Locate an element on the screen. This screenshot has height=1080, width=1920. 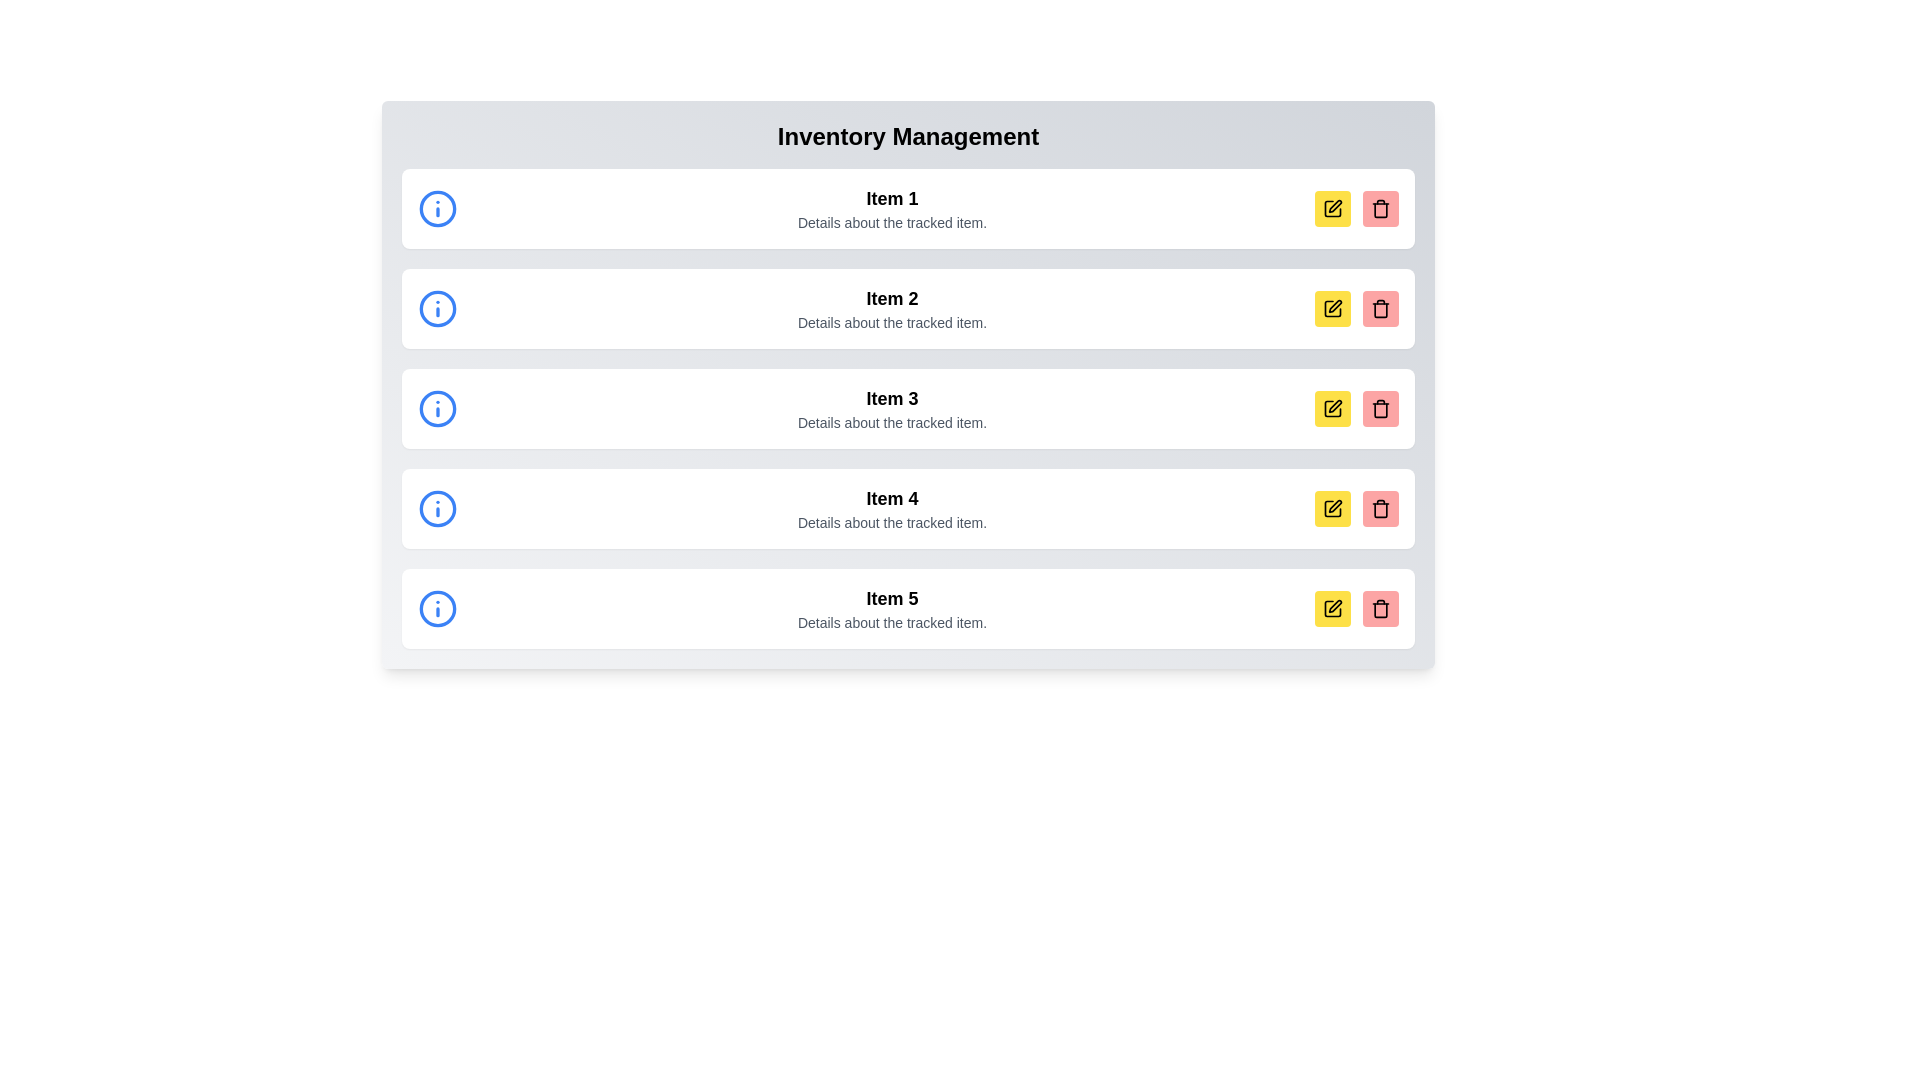
the trash icon delete button, which is a black outlined garbage bin on a pink background, located on the rightmost side of the row labeled 'Item 3' is located at coordinates (1380, 308).